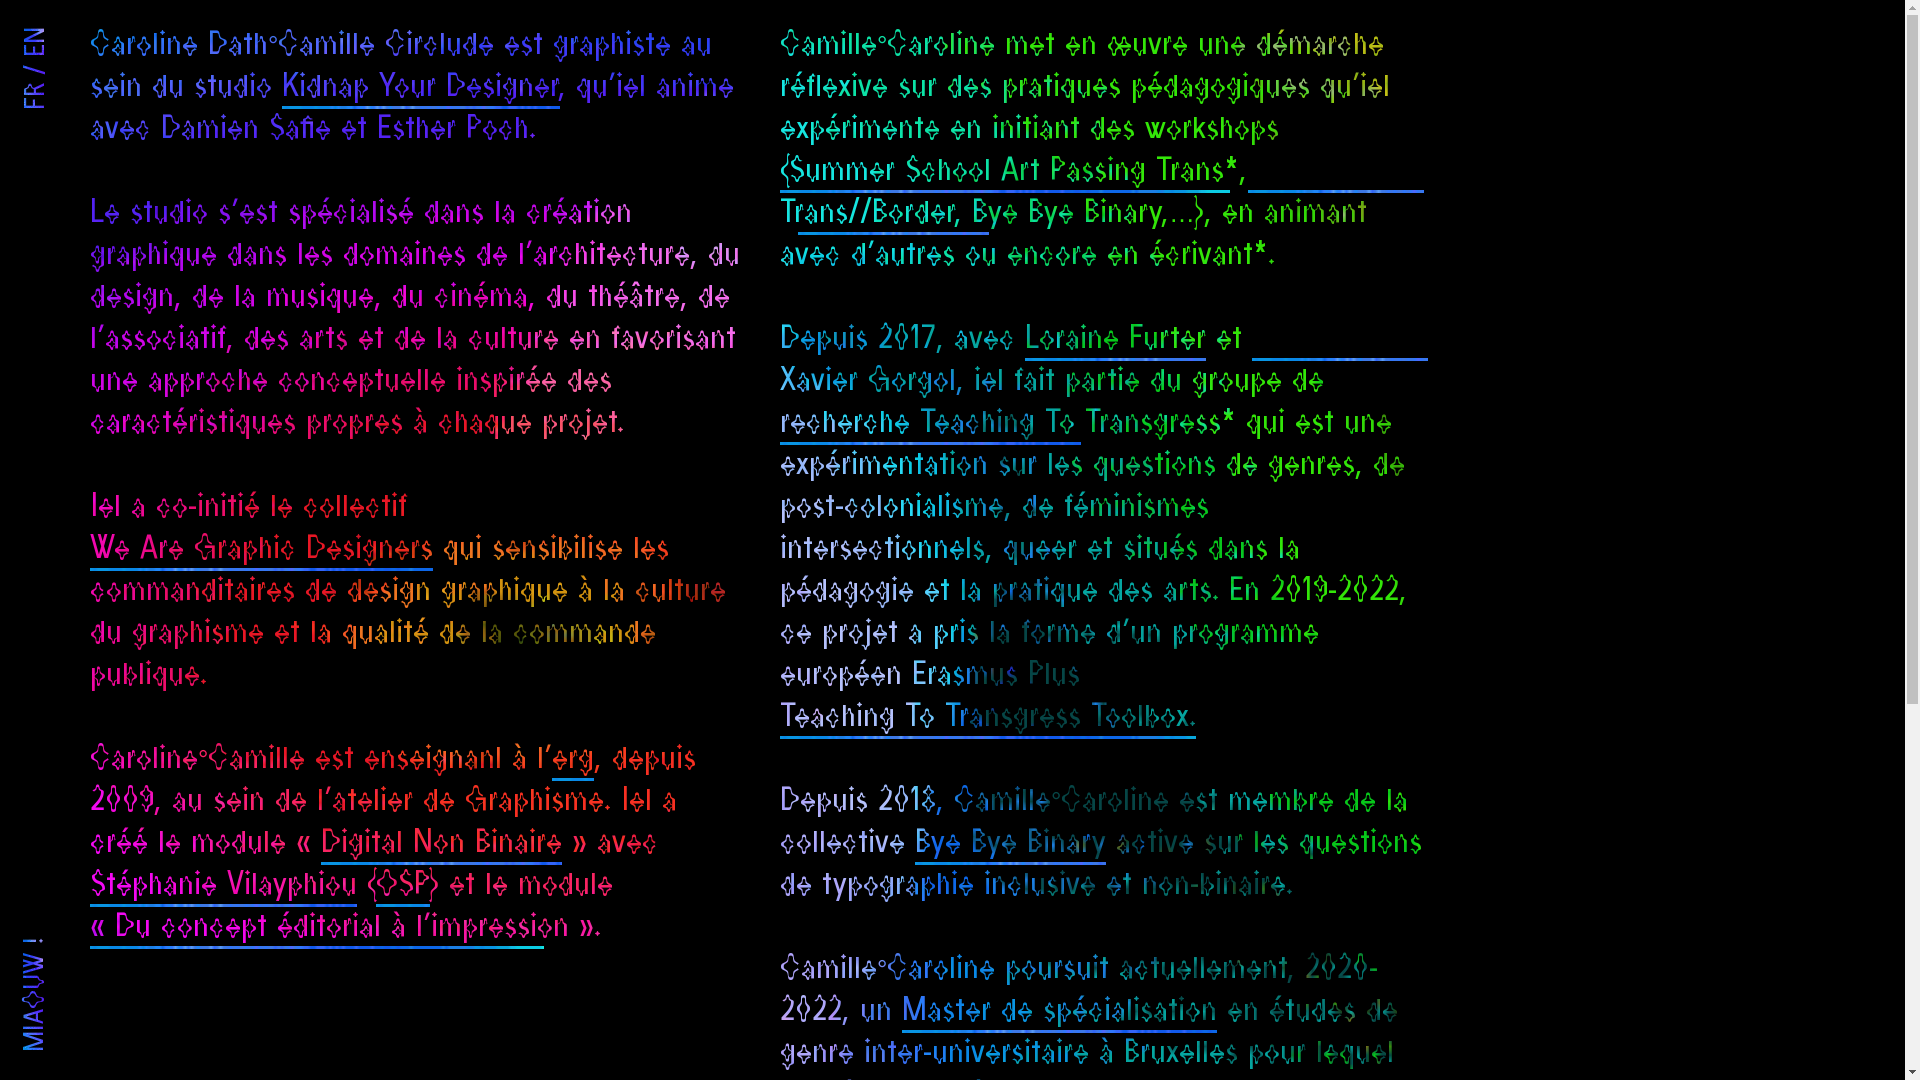 This screenshot has width=1920, height=1080. What do you see at coordinates (914, 844) in the screenshot?
I see `'Bye Bye Binary'` at bounding box center [914, 844].